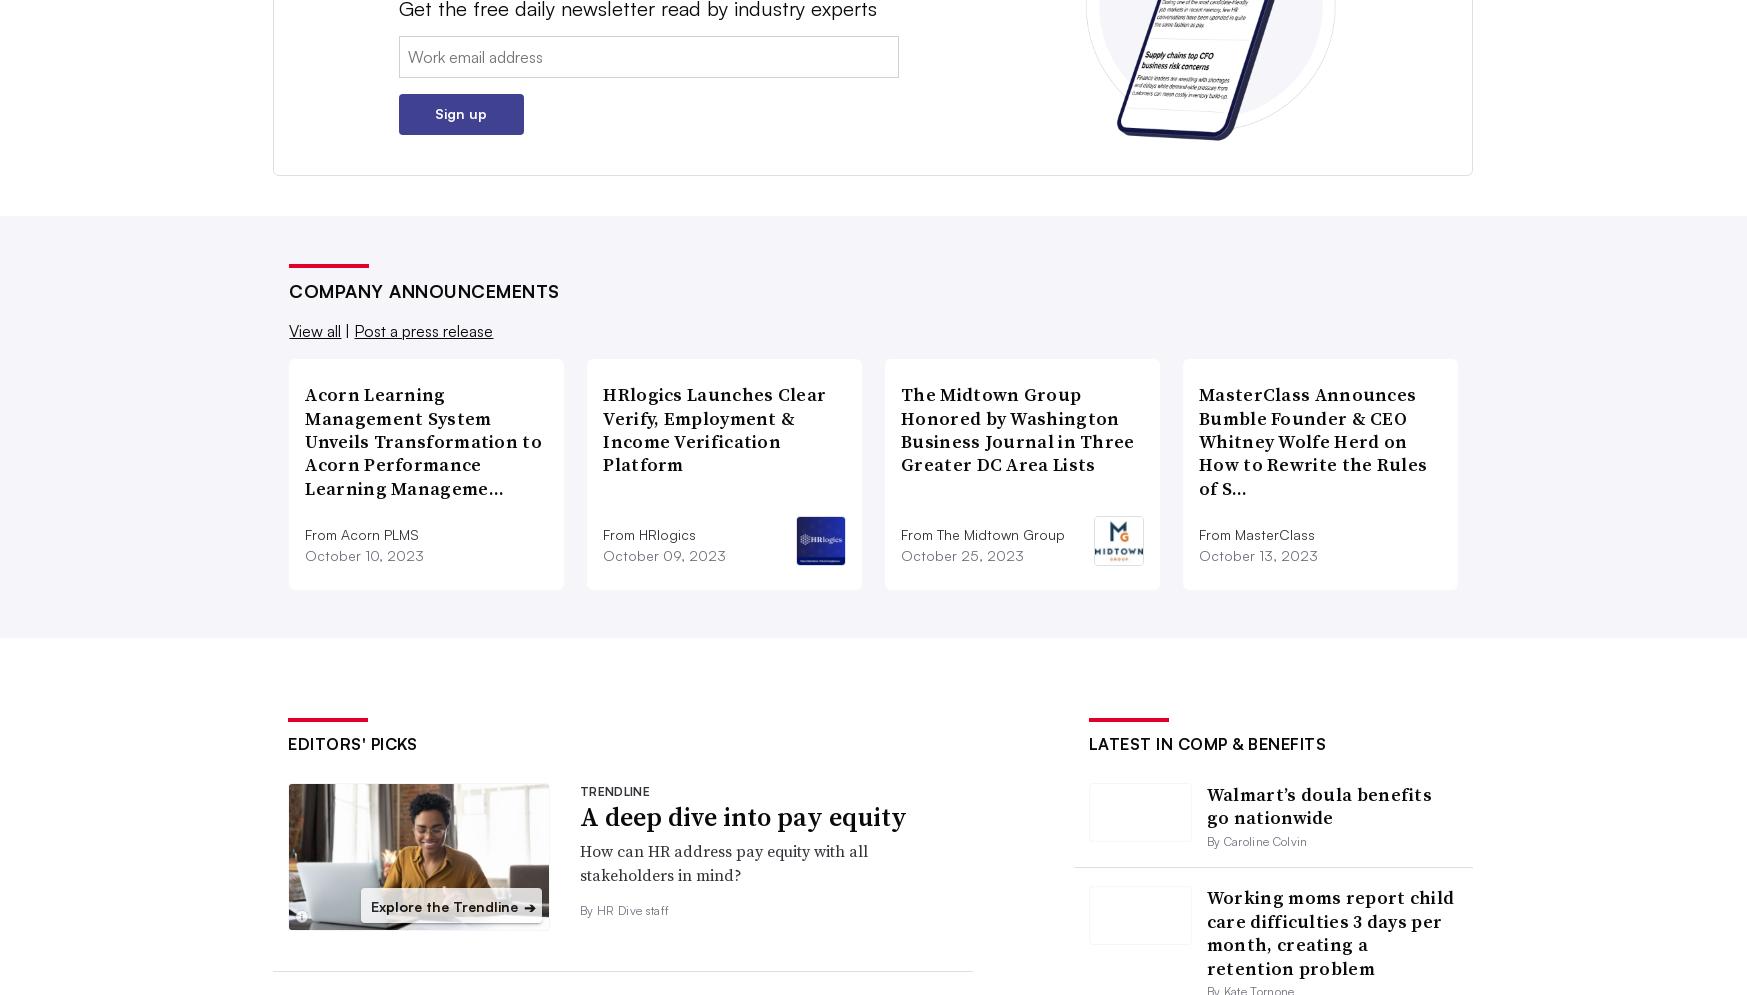  Describe the element at coordinates (614, 791) in the screenshot. I see `'Trendline'` at that location.